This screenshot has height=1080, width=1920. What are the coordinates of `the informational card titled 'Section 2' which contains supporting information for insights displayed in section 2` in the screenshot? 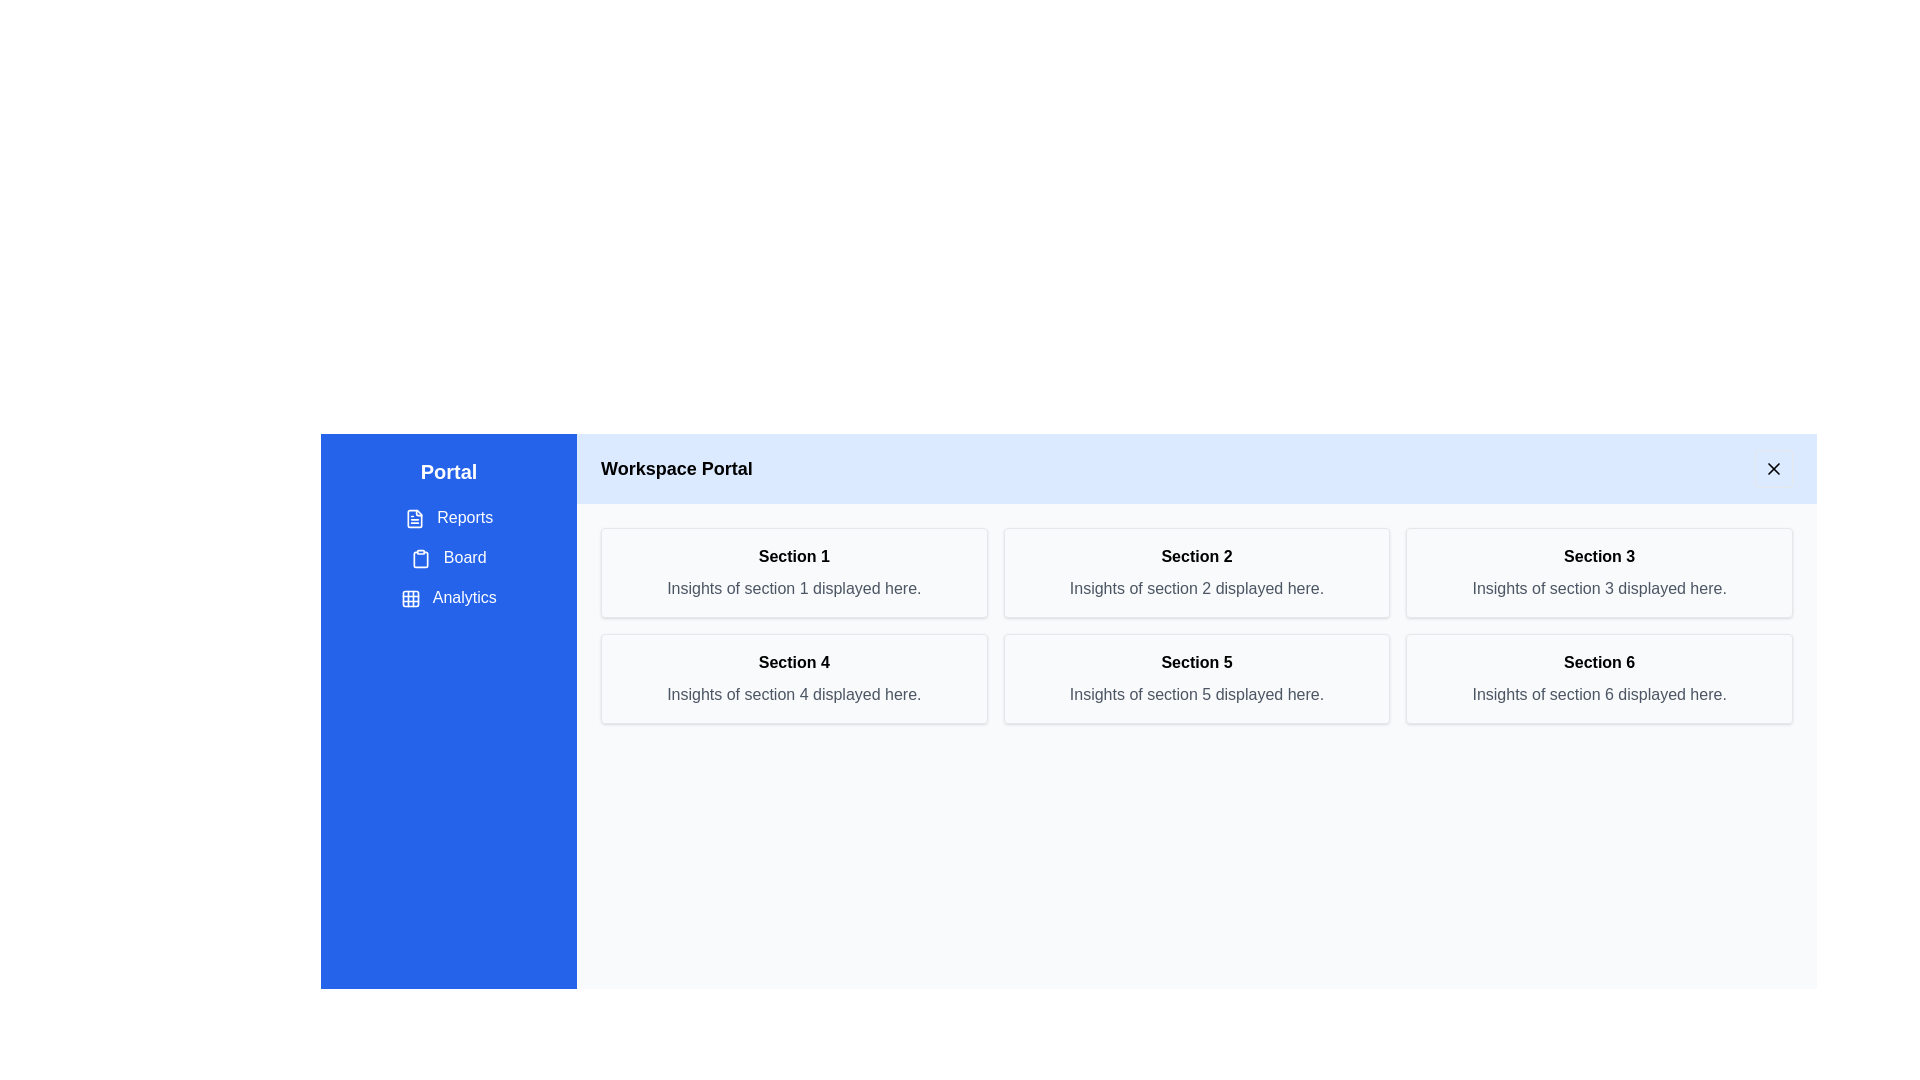 It's located at (1196, 573).